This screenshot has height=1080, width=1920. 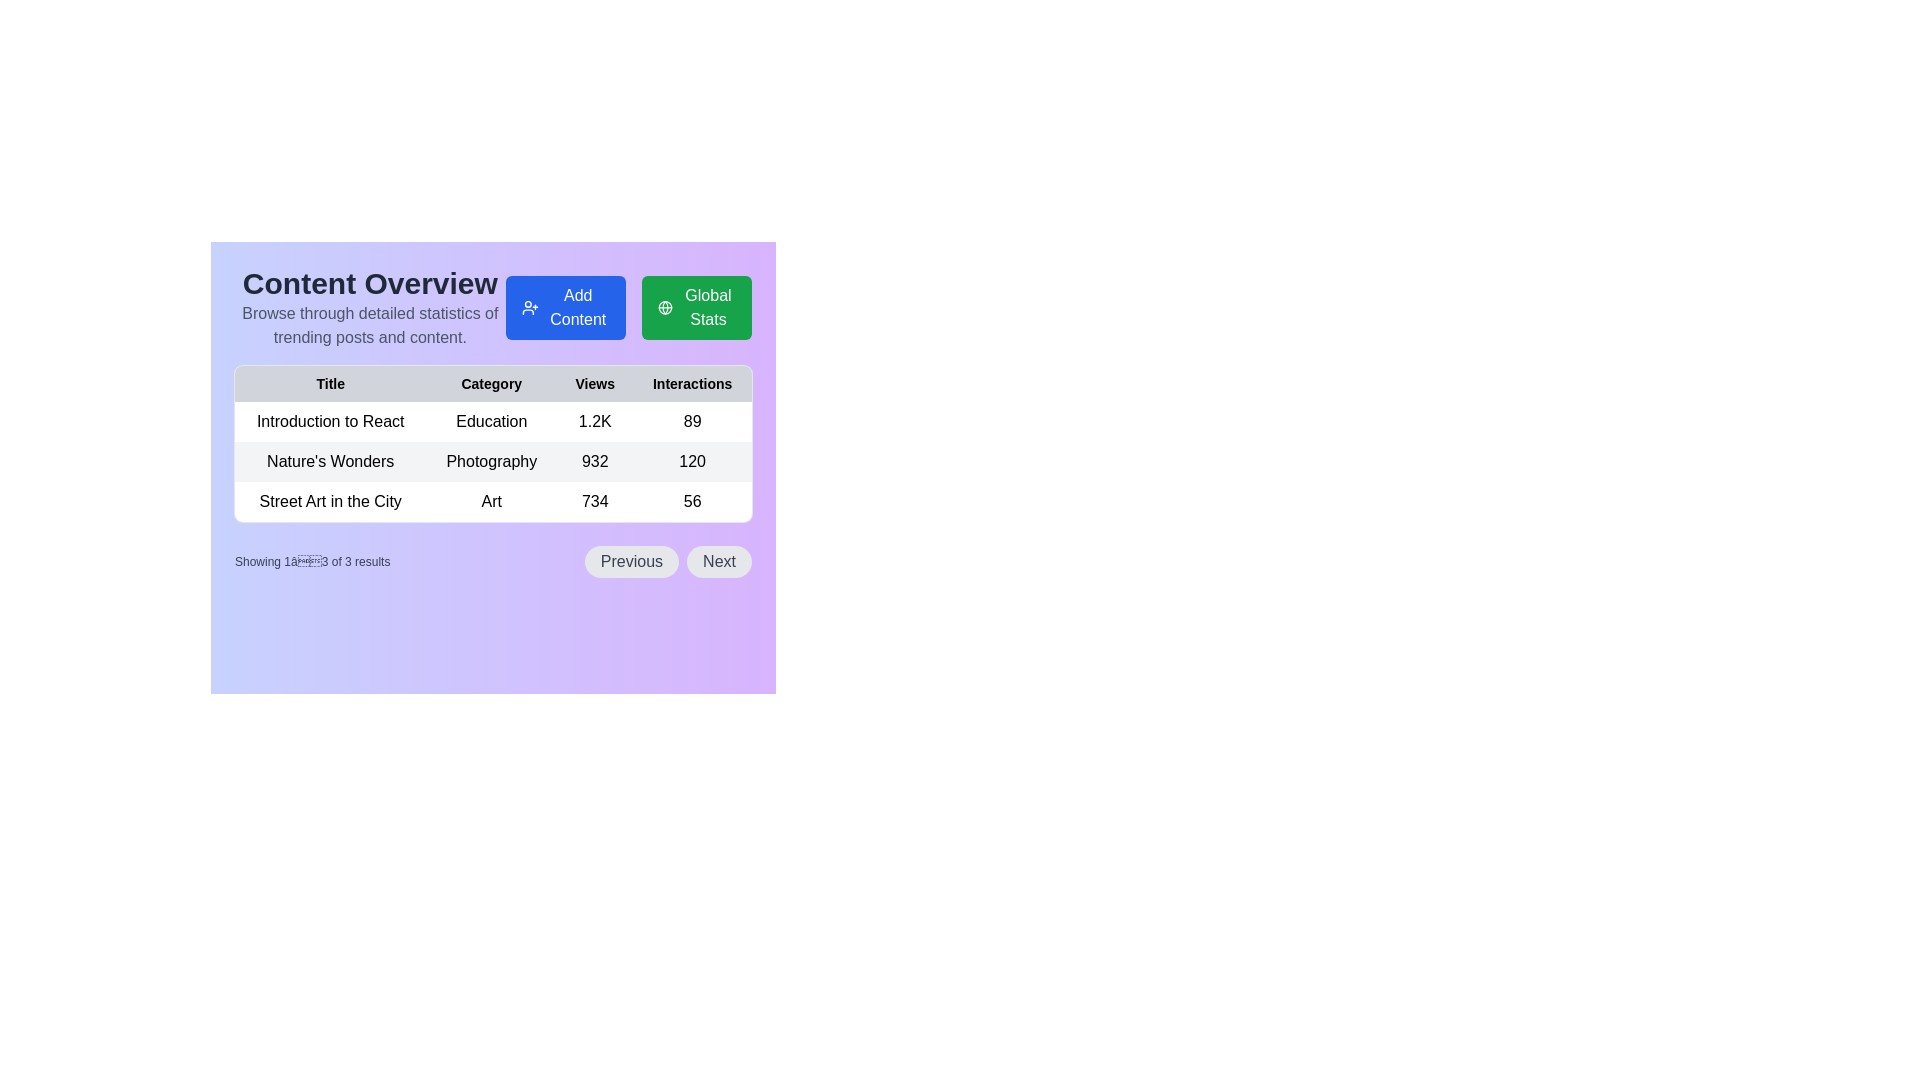 What do you see at coordinates (692, 500) in the screenshot?
I see `the Static text element displaying '56' in the fourth column of the third row of the data table` at bounding box center [692, 500].